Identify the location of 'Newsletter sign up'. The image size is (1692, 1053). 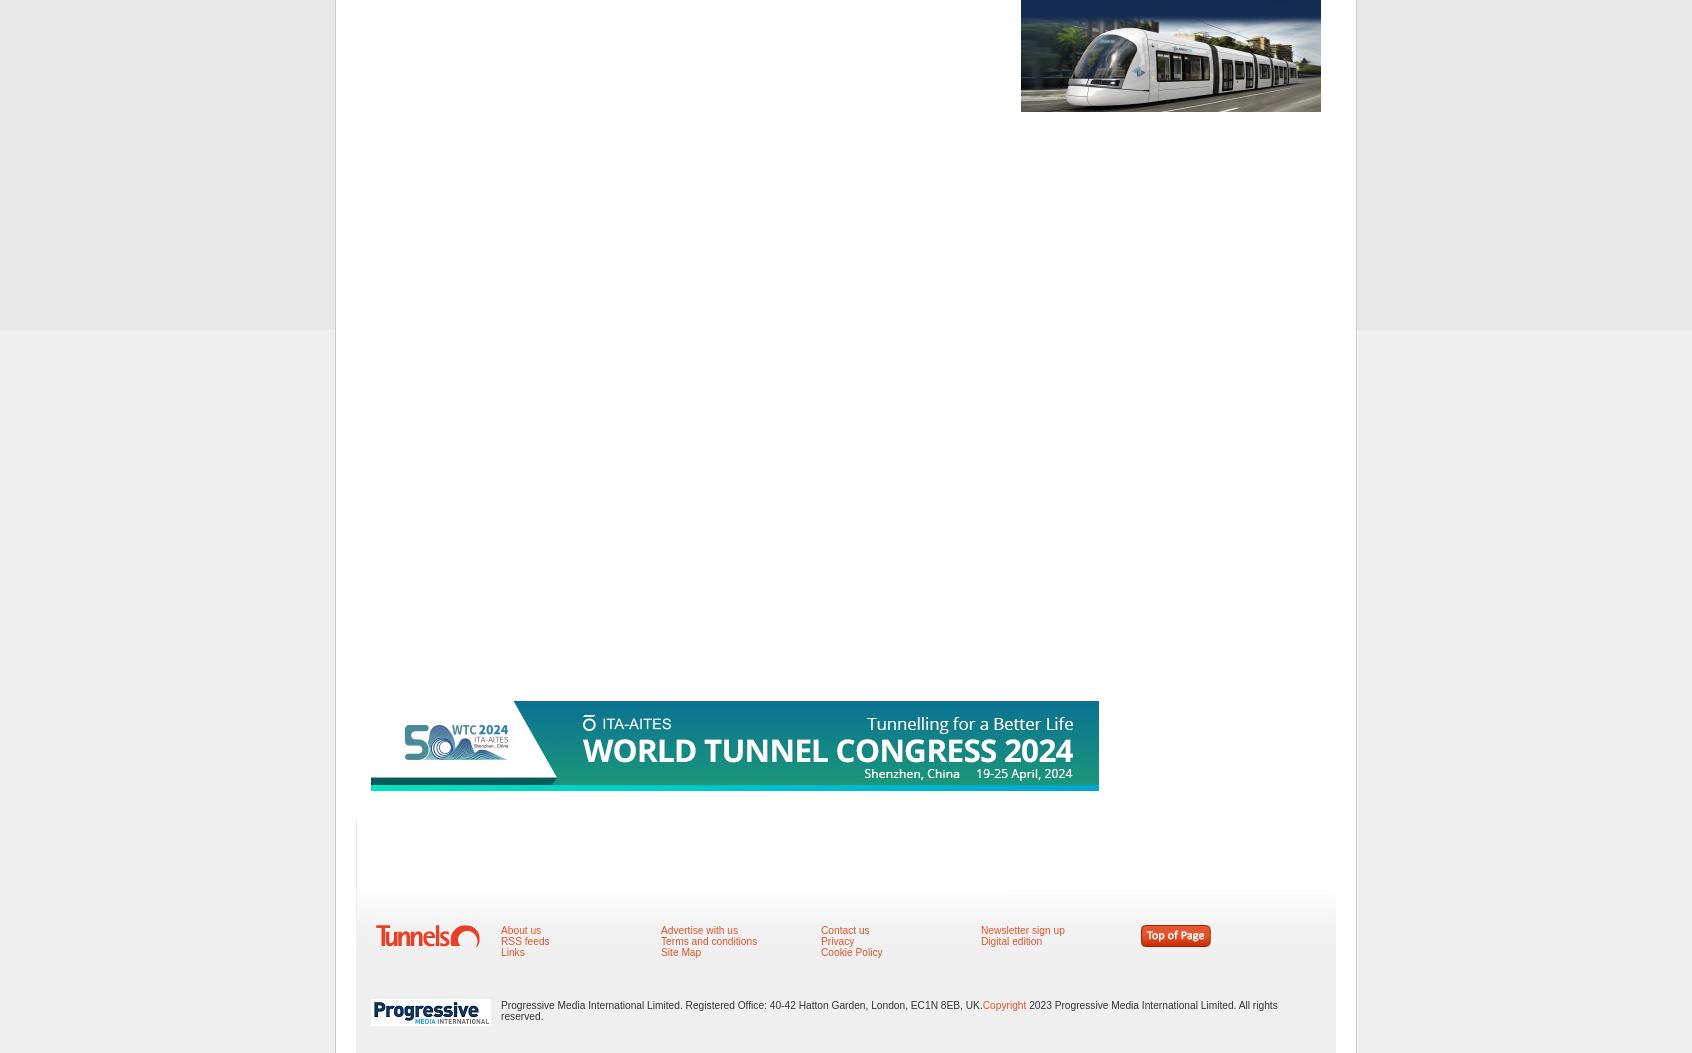
(1021, 929).